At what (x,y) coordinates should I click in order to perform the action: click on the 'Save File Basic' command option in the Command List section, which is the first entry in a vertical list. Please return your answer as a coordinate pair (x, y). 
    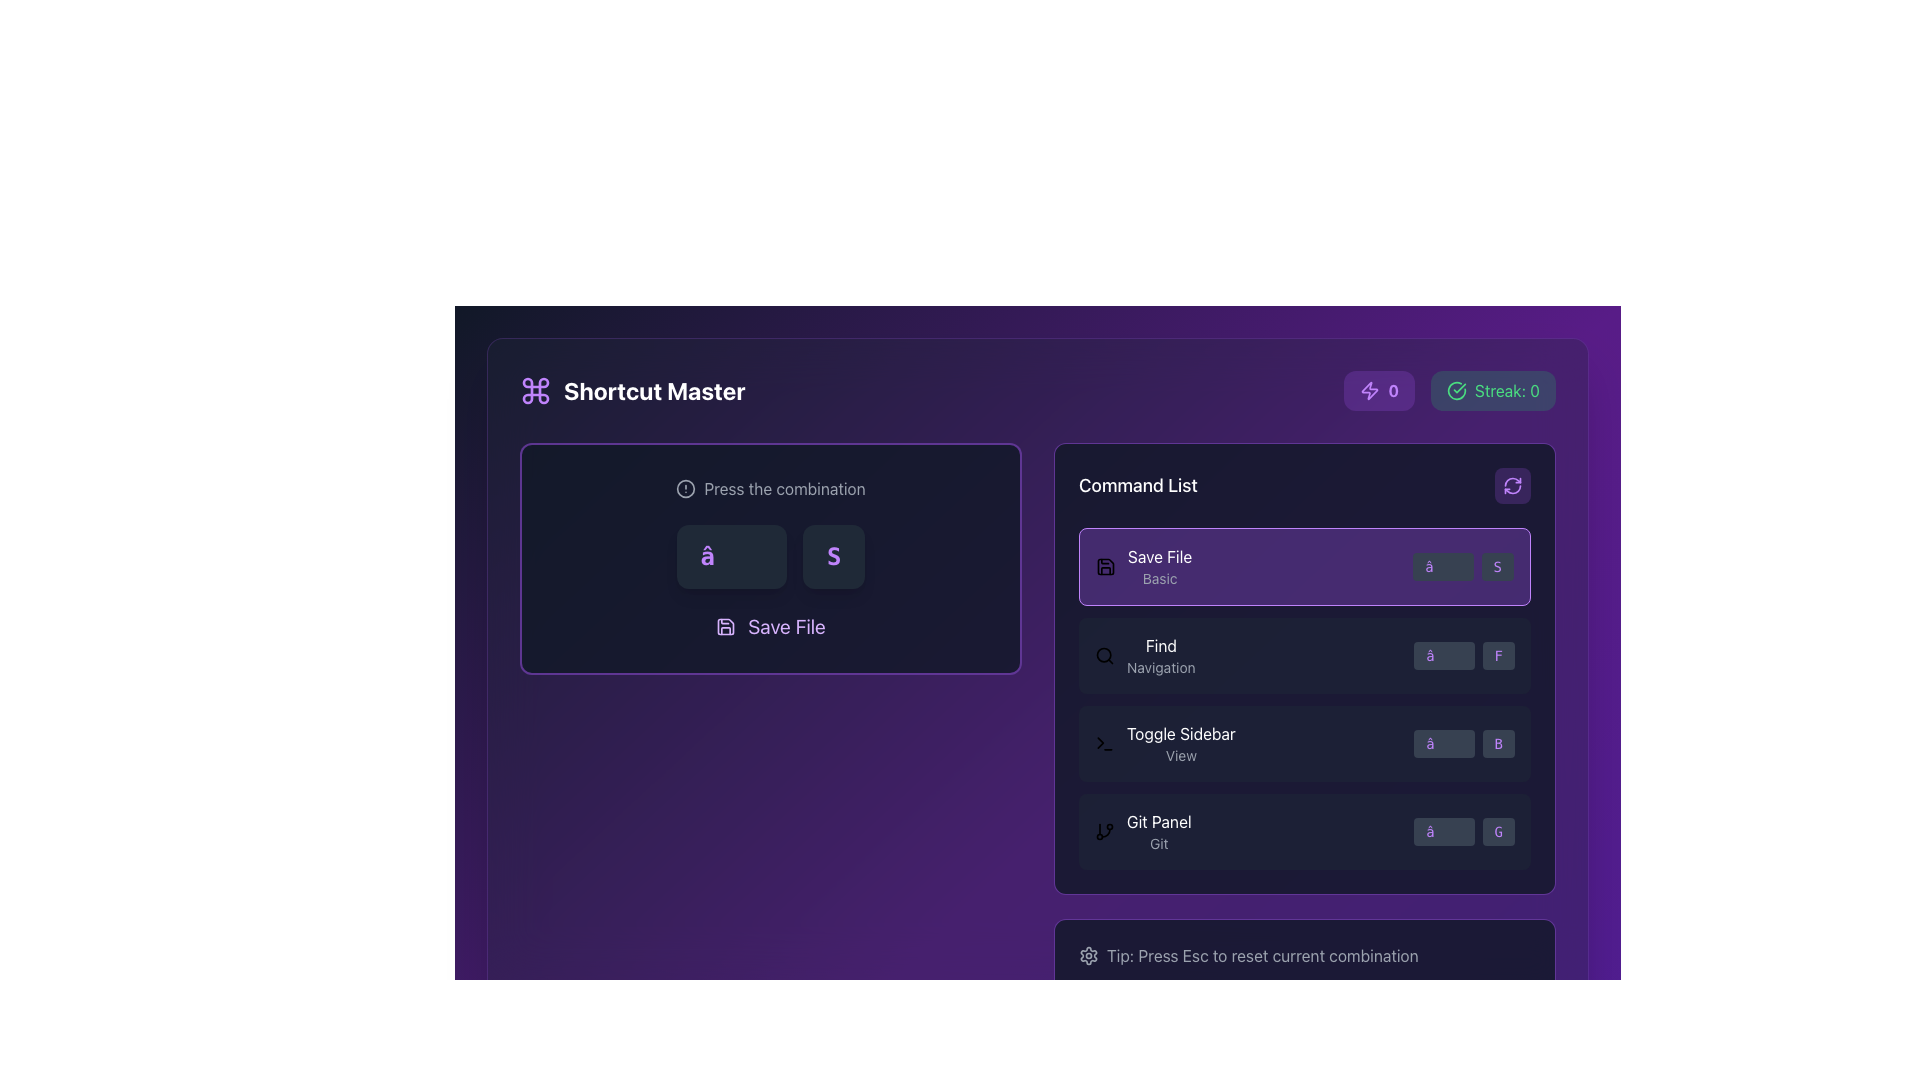
    Looking at the image, I should click on (1144, 567).